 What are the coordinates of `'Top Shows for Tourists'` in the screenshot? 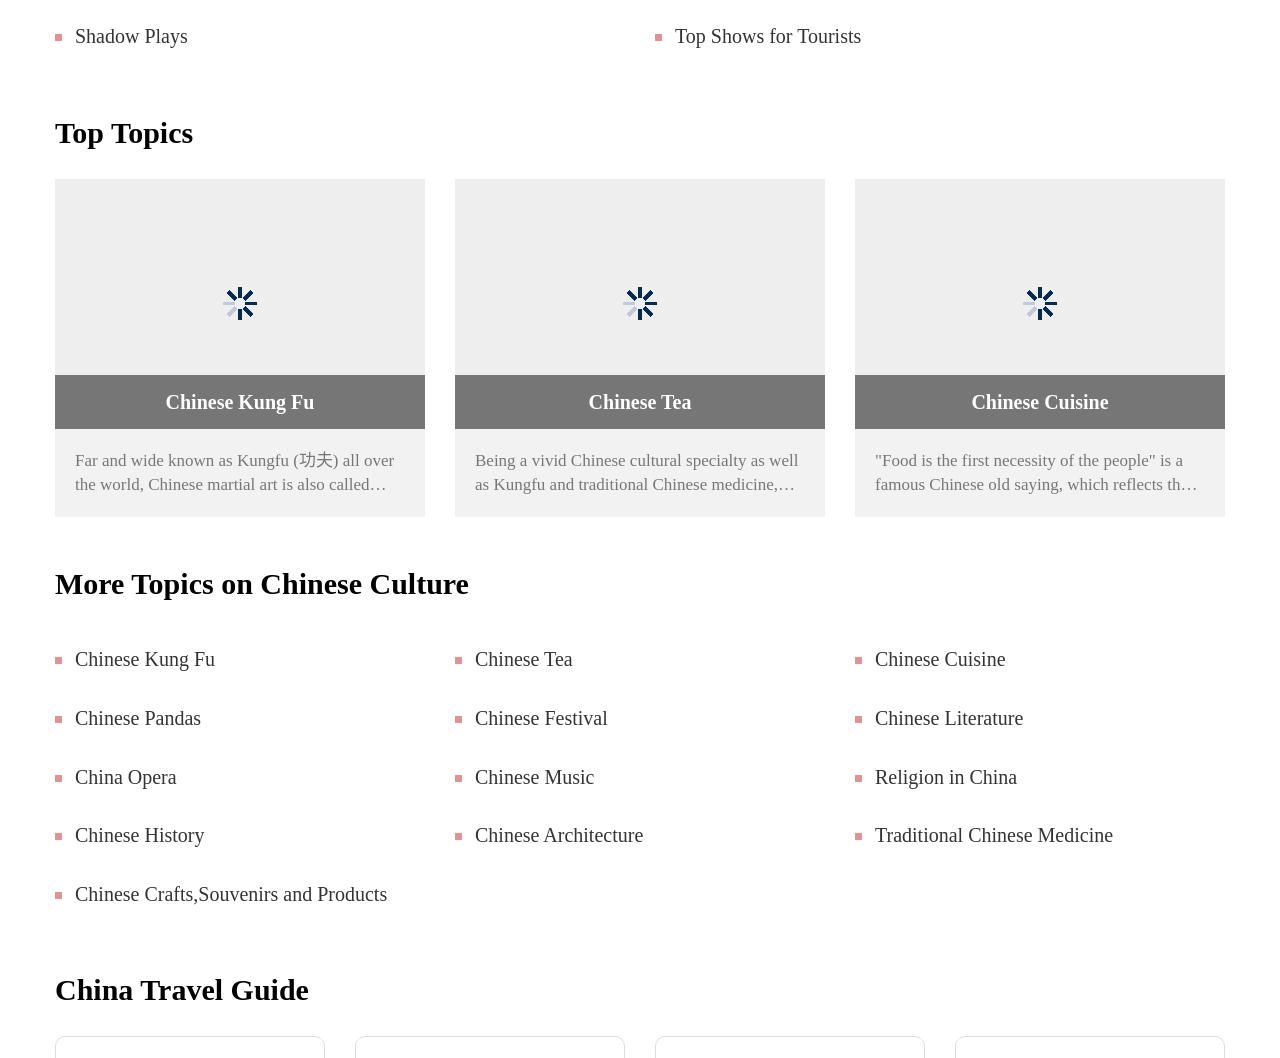 It's located at (767, 35).